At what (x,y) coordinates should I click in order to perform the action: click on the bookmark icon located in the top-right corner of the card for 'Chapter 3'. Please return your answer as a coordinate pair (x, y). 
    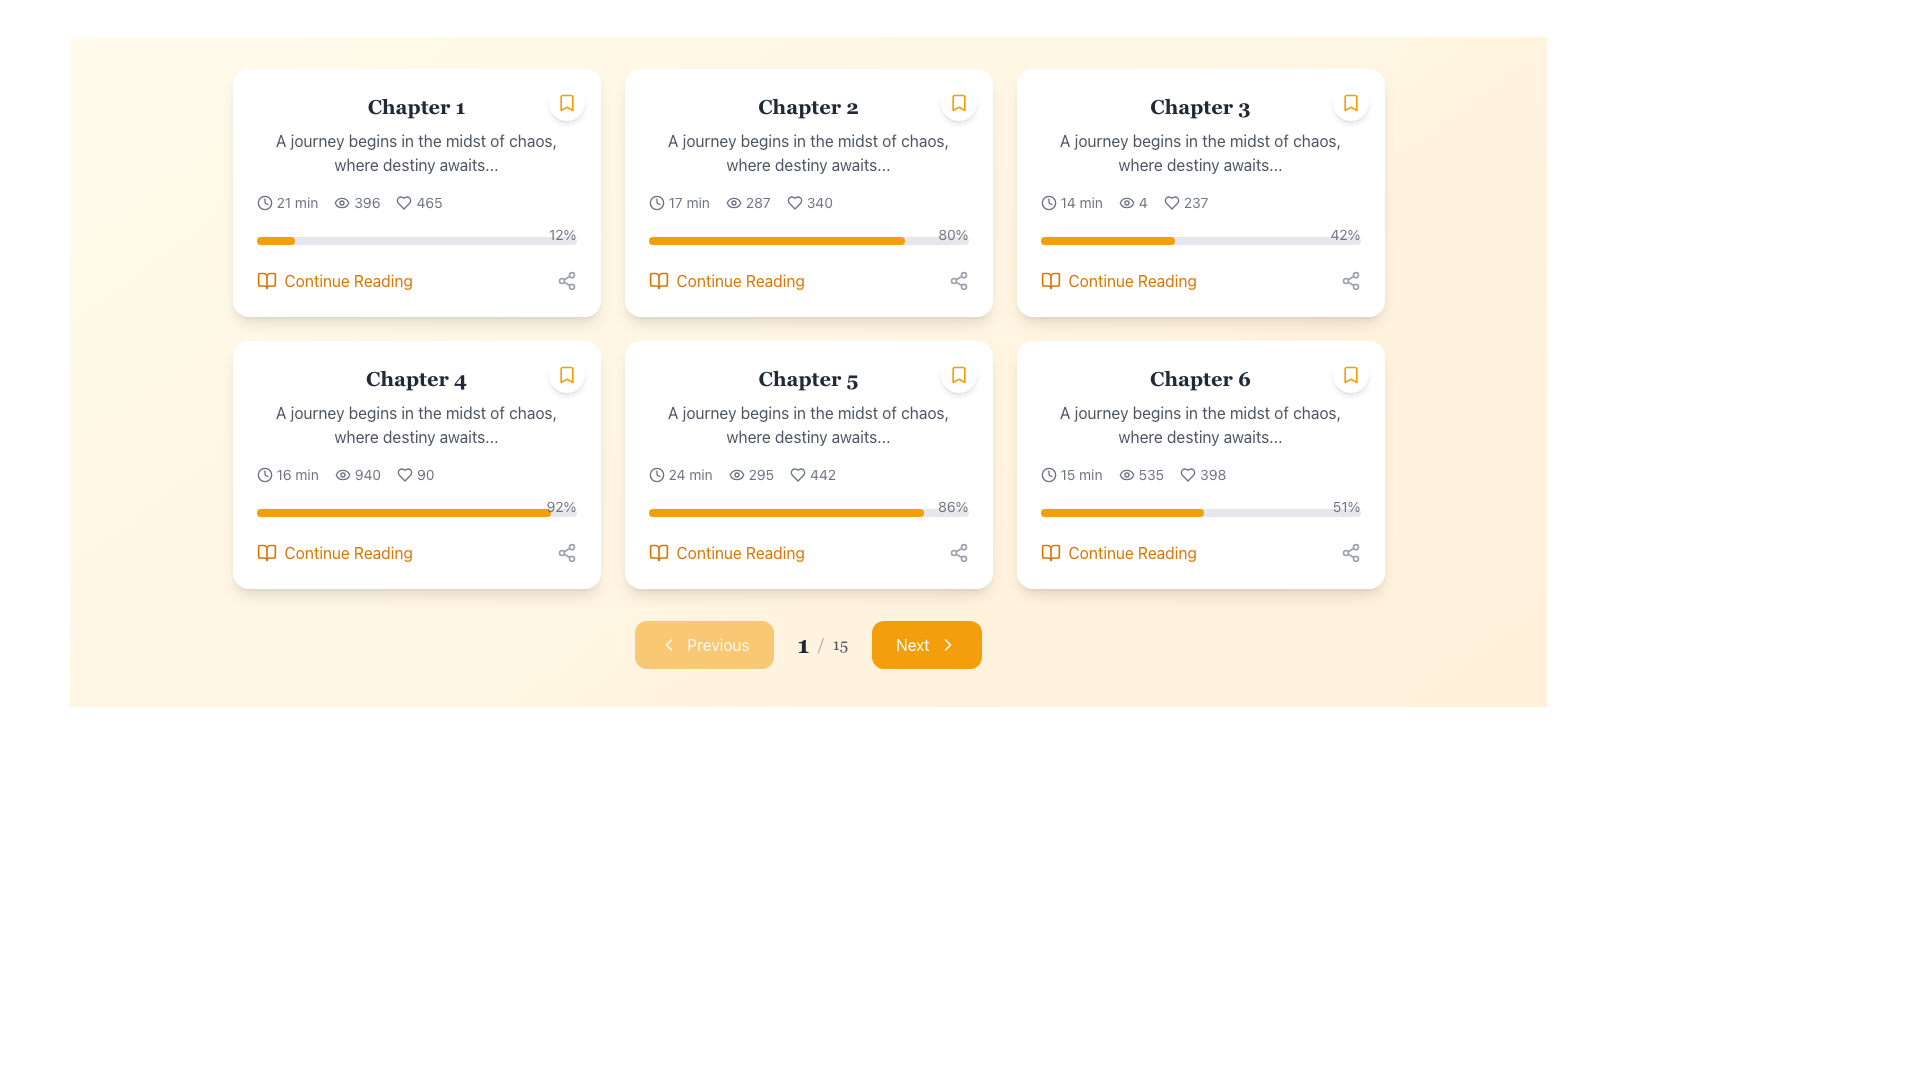
    Looking at the image, I should click on (1350, 103).